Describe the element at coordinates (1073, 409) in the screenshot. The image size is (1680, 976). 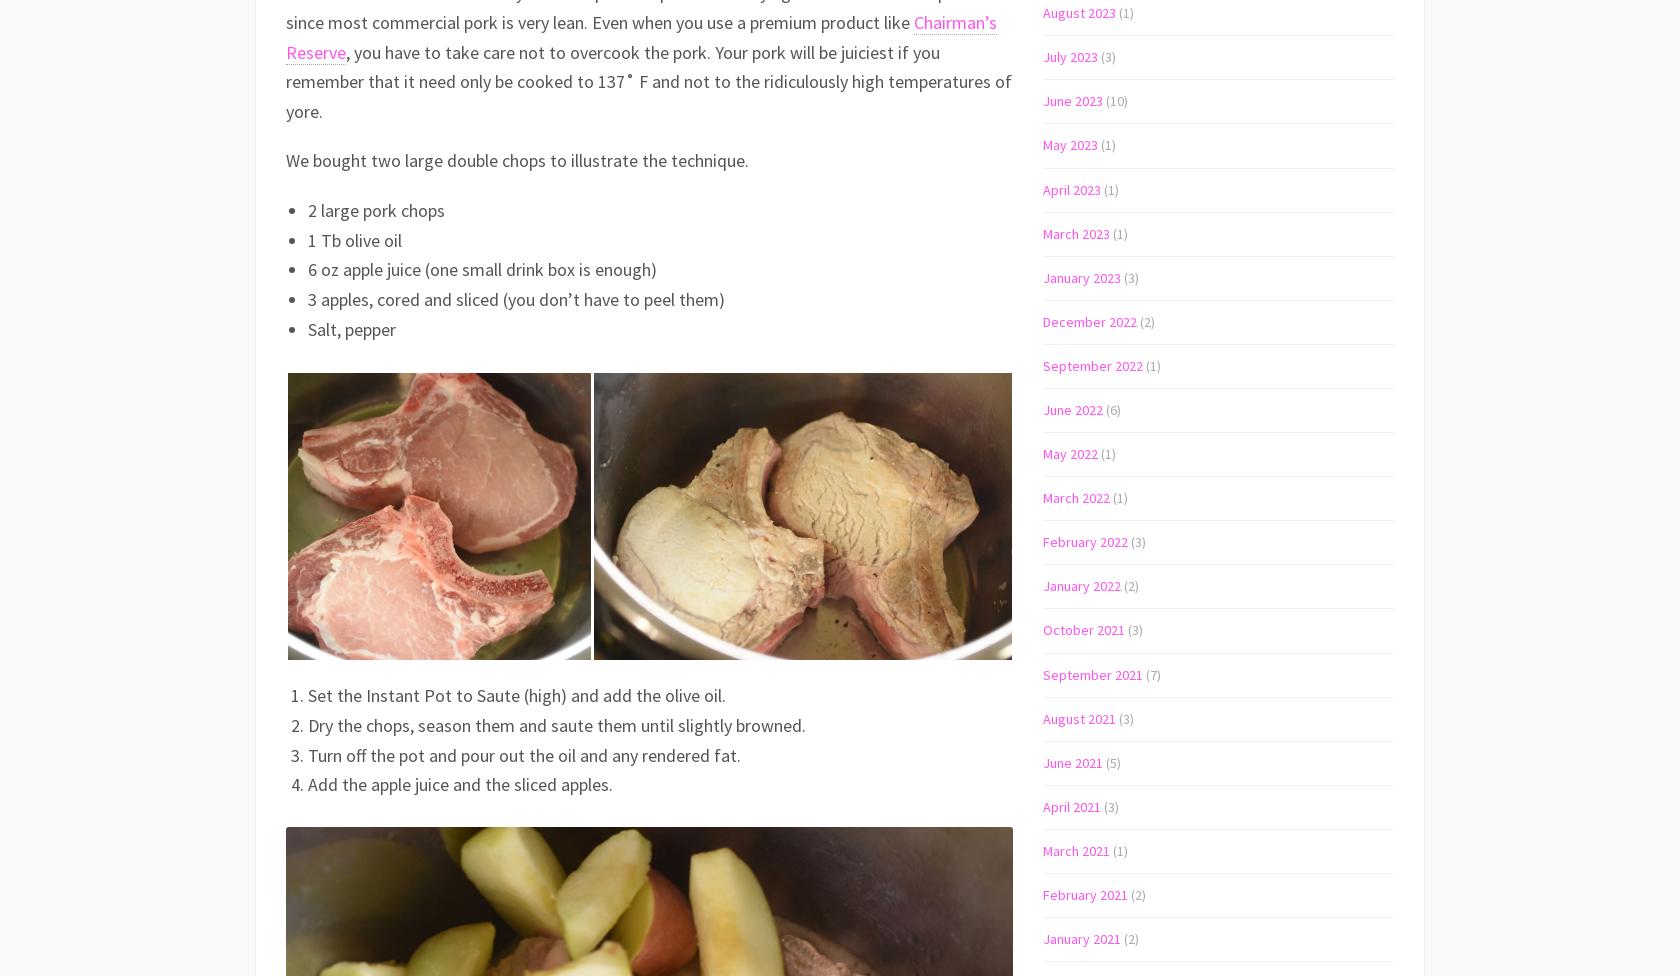
I see `'June 2022'` at that location.